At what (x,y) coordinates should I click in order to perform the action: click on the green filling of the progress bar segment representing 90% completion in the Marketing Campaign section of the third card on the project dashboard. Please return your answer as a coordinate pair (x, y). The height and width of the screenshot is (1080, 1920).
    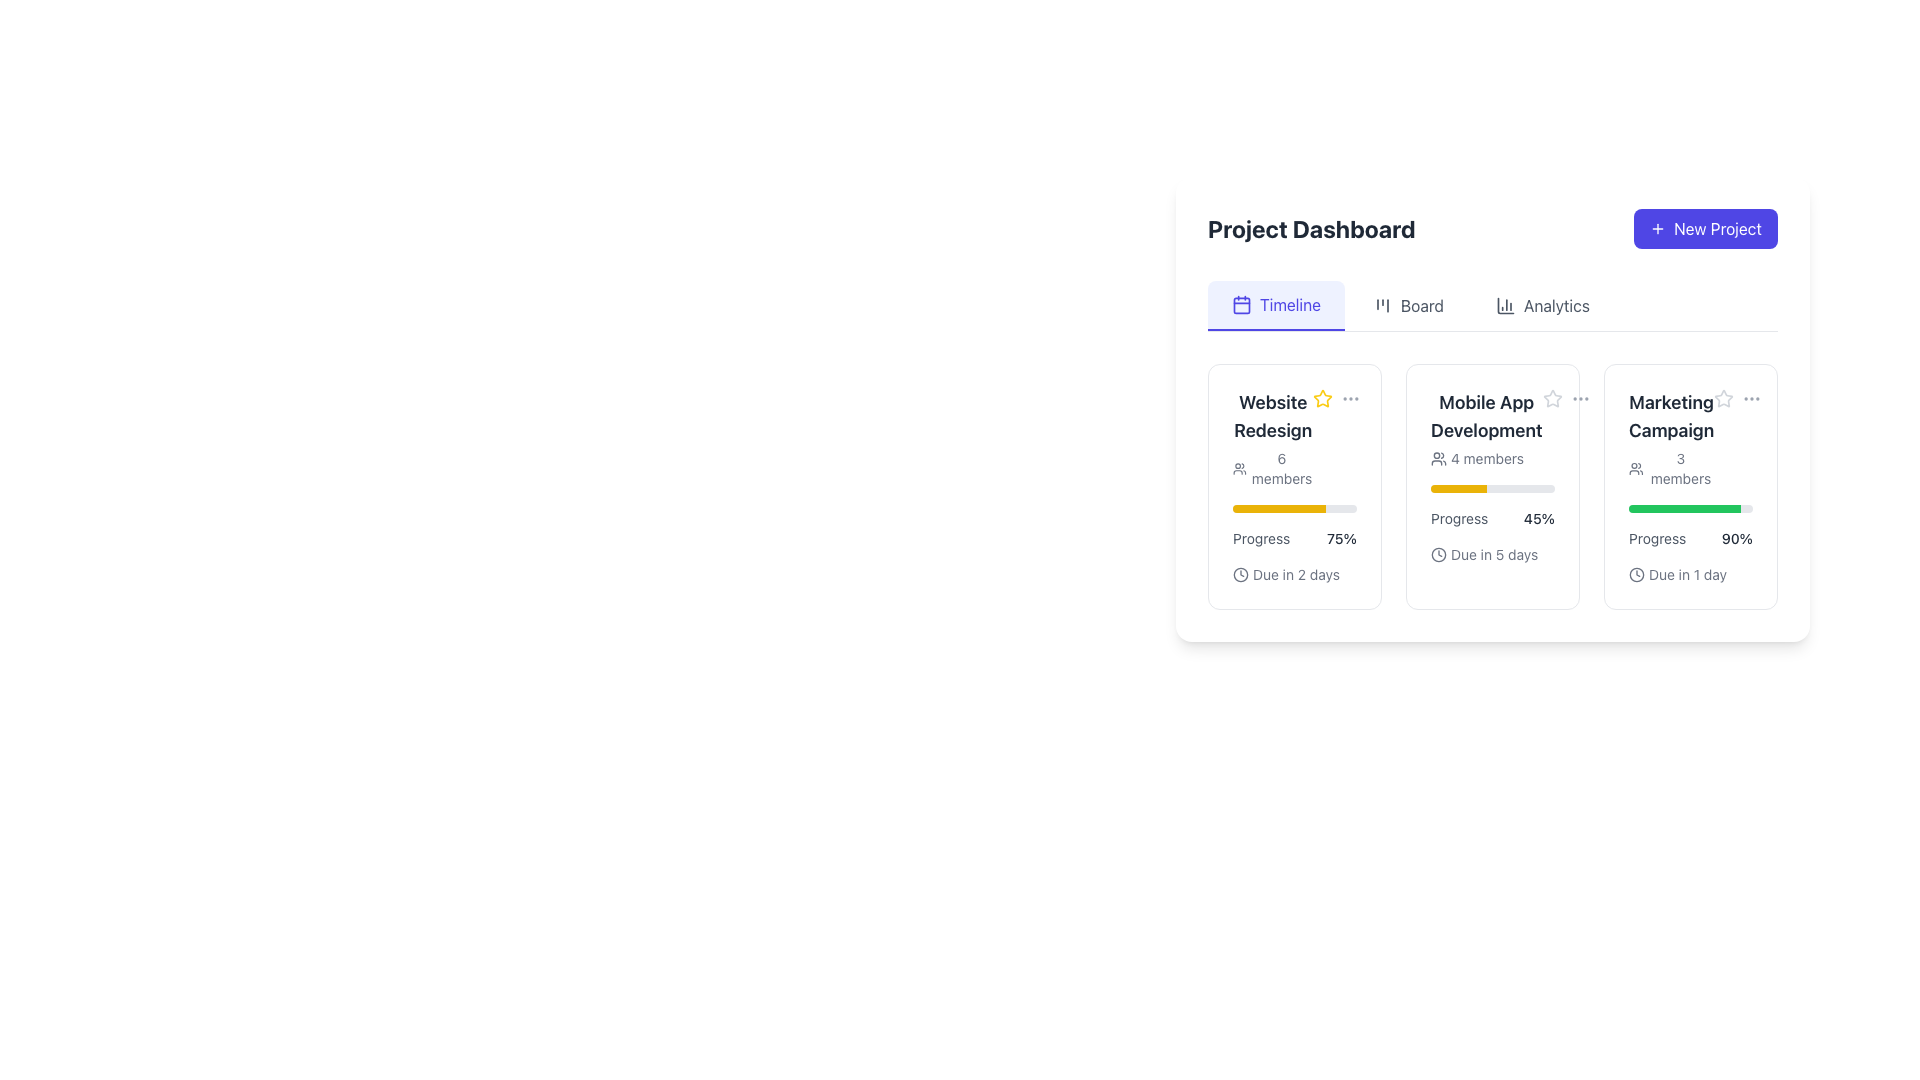
    Looking at the image, I should click on (1683, 508).